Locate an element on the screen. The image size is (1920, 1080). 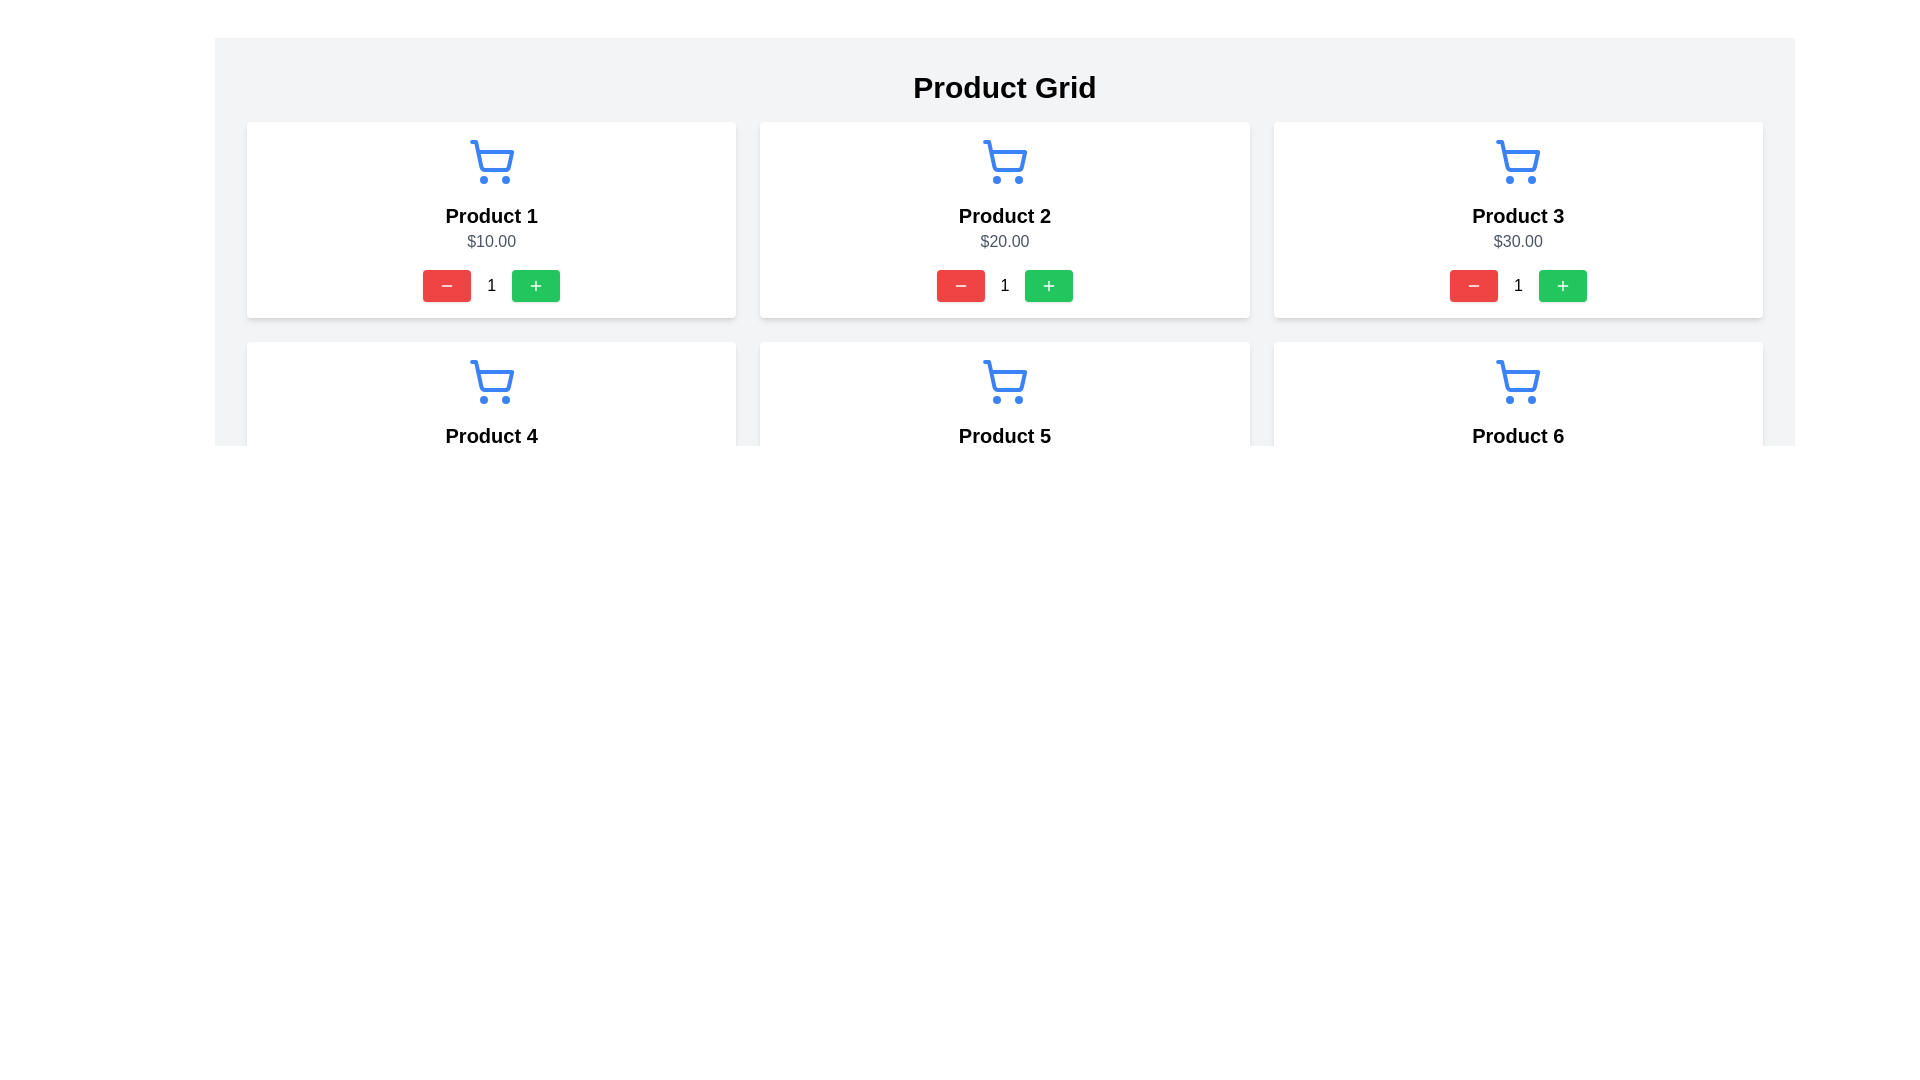
the text label reading 'Product 5' is located at coordinates (1004, 434).